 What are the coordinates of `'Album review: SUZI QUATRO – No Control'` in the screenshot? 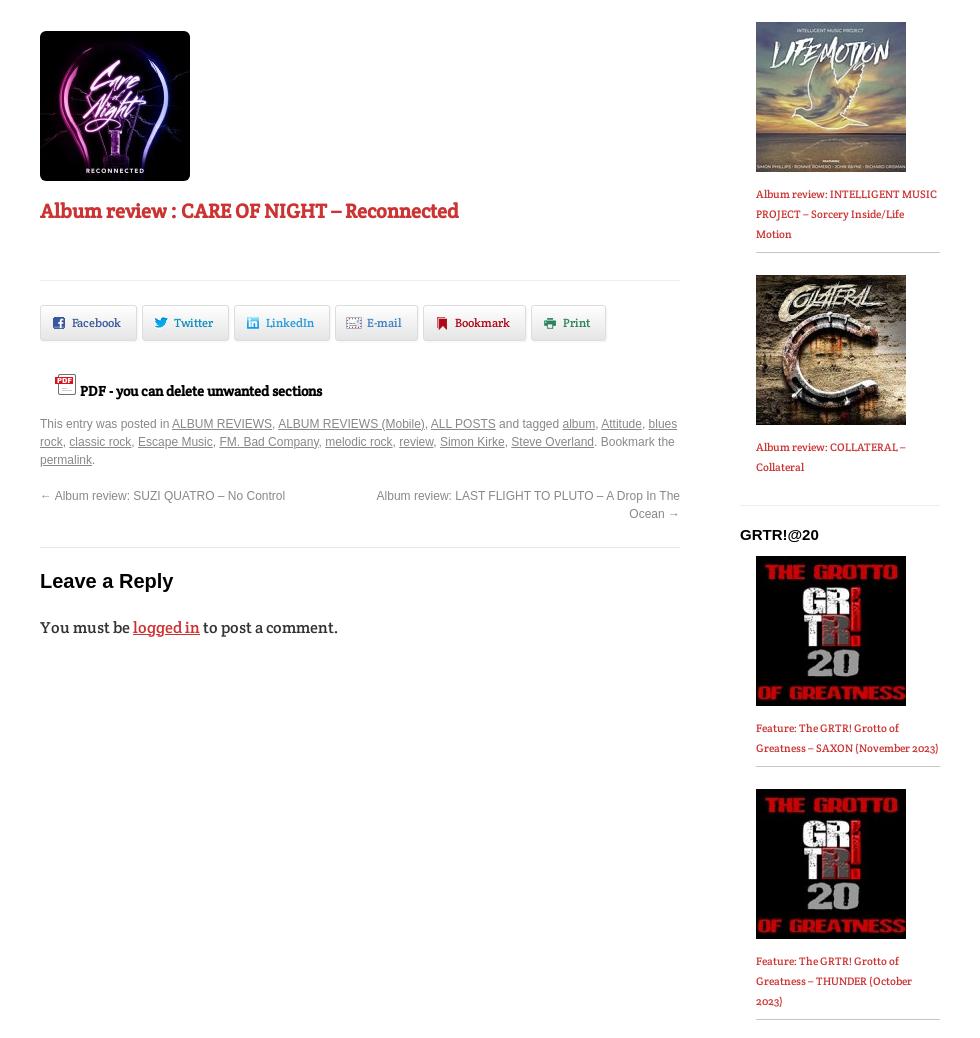 It's located at (168, 495).